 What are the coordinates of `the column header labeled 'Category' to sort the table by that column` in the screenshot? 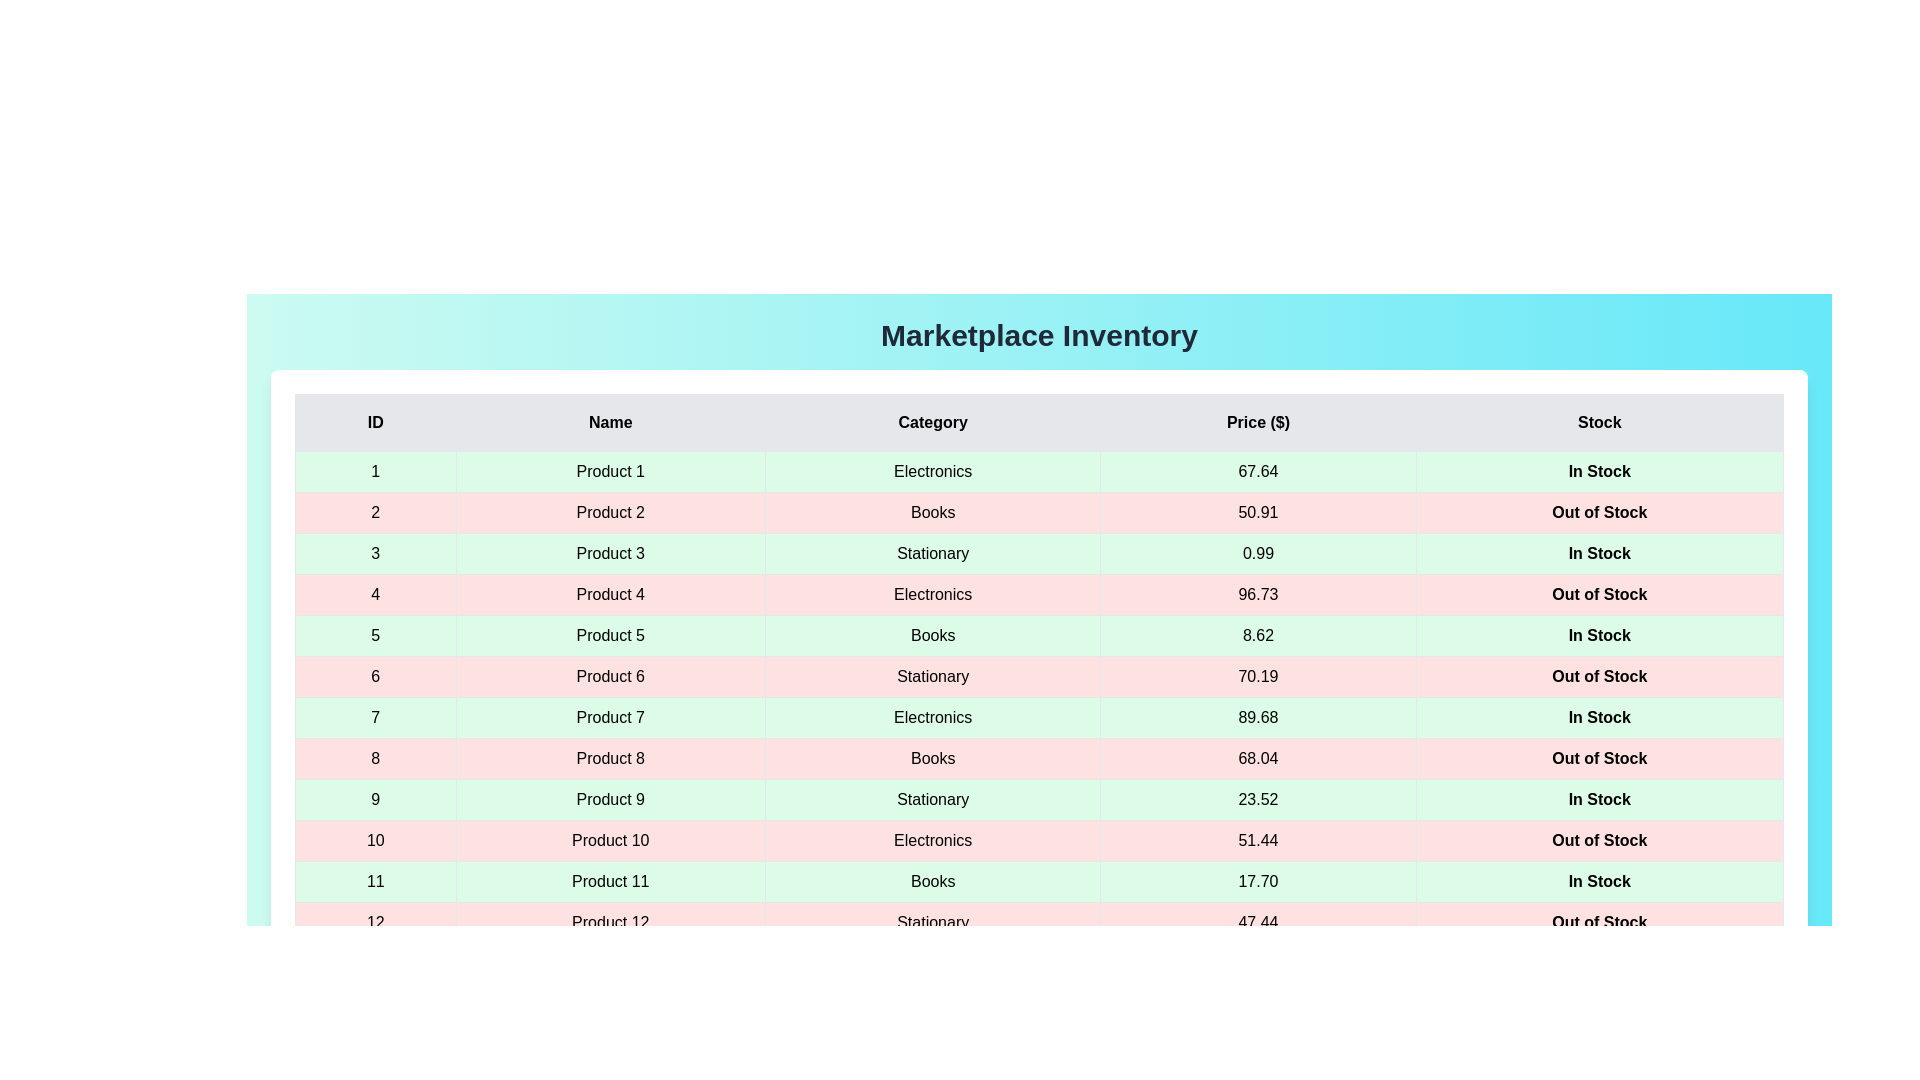 It's located at (932, 422).